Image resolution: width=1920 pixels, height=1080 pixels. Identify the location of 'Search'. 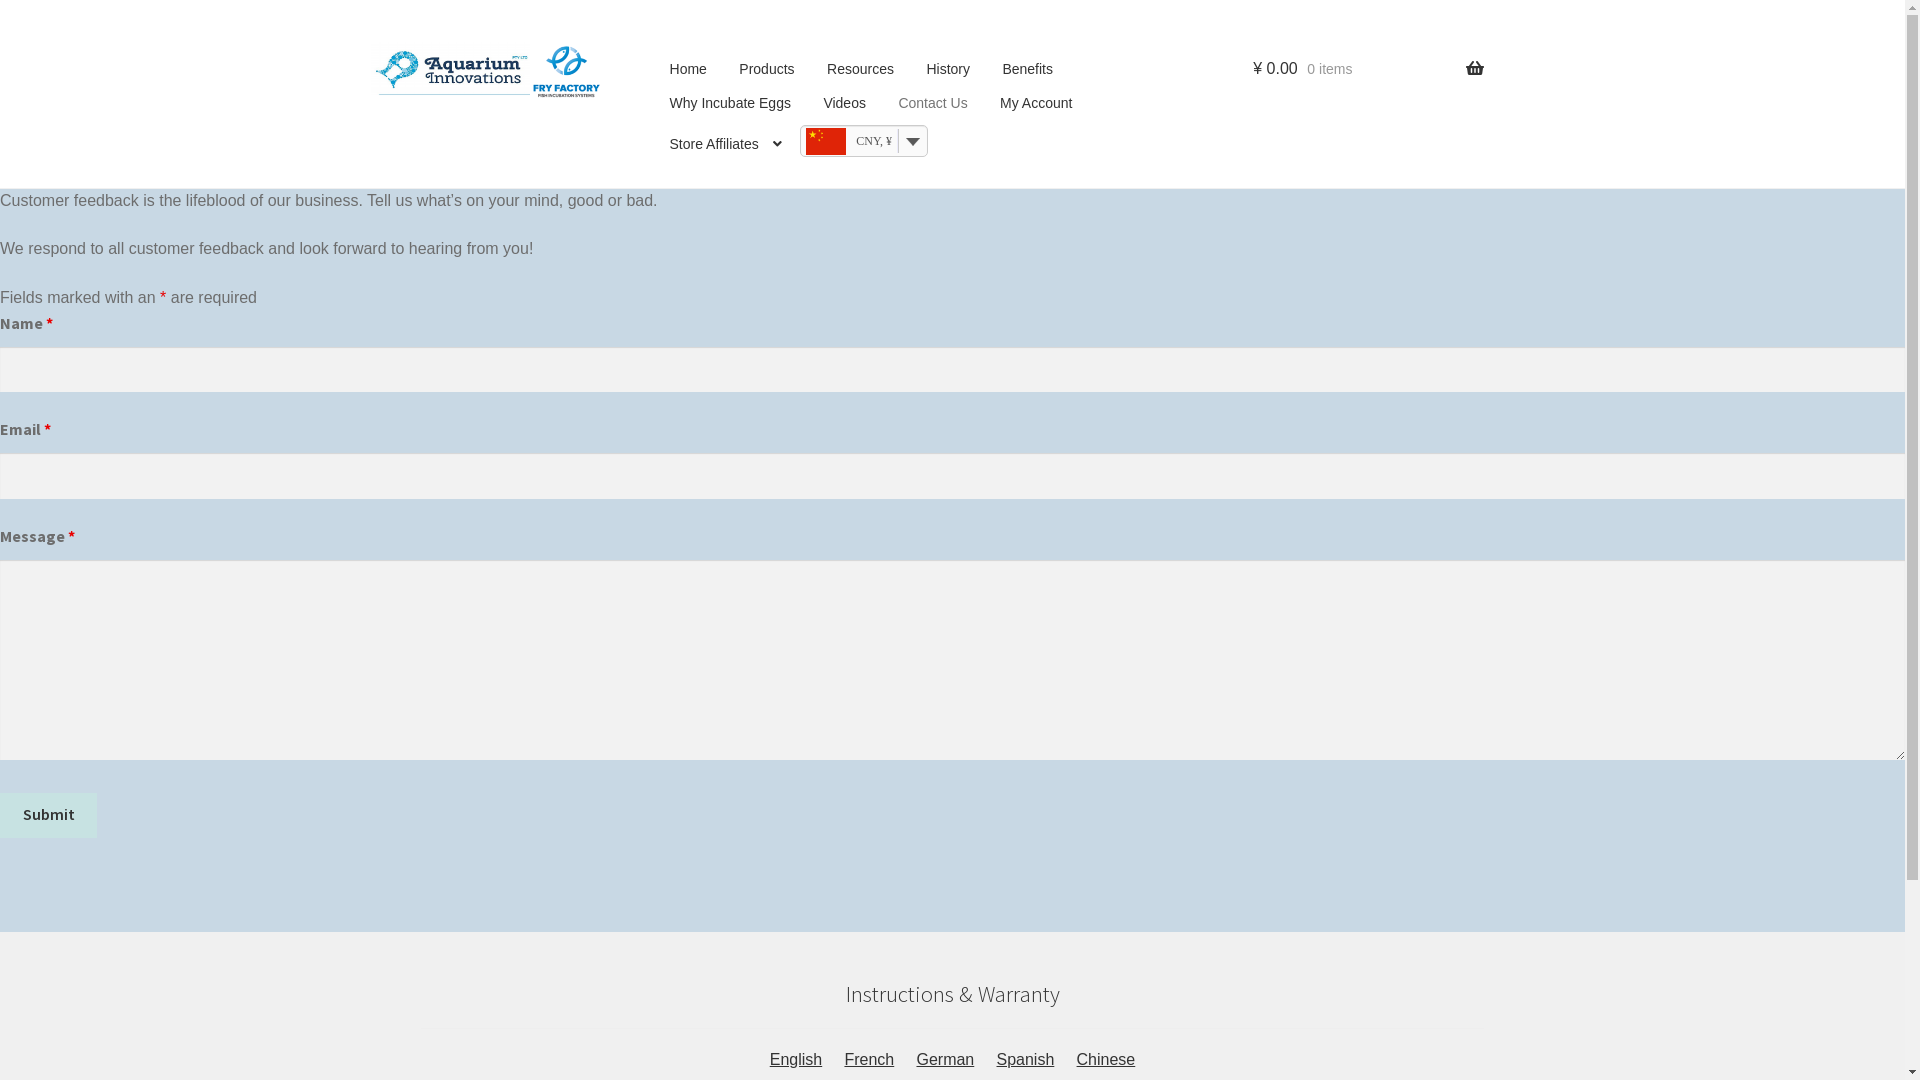
(1251, 41).